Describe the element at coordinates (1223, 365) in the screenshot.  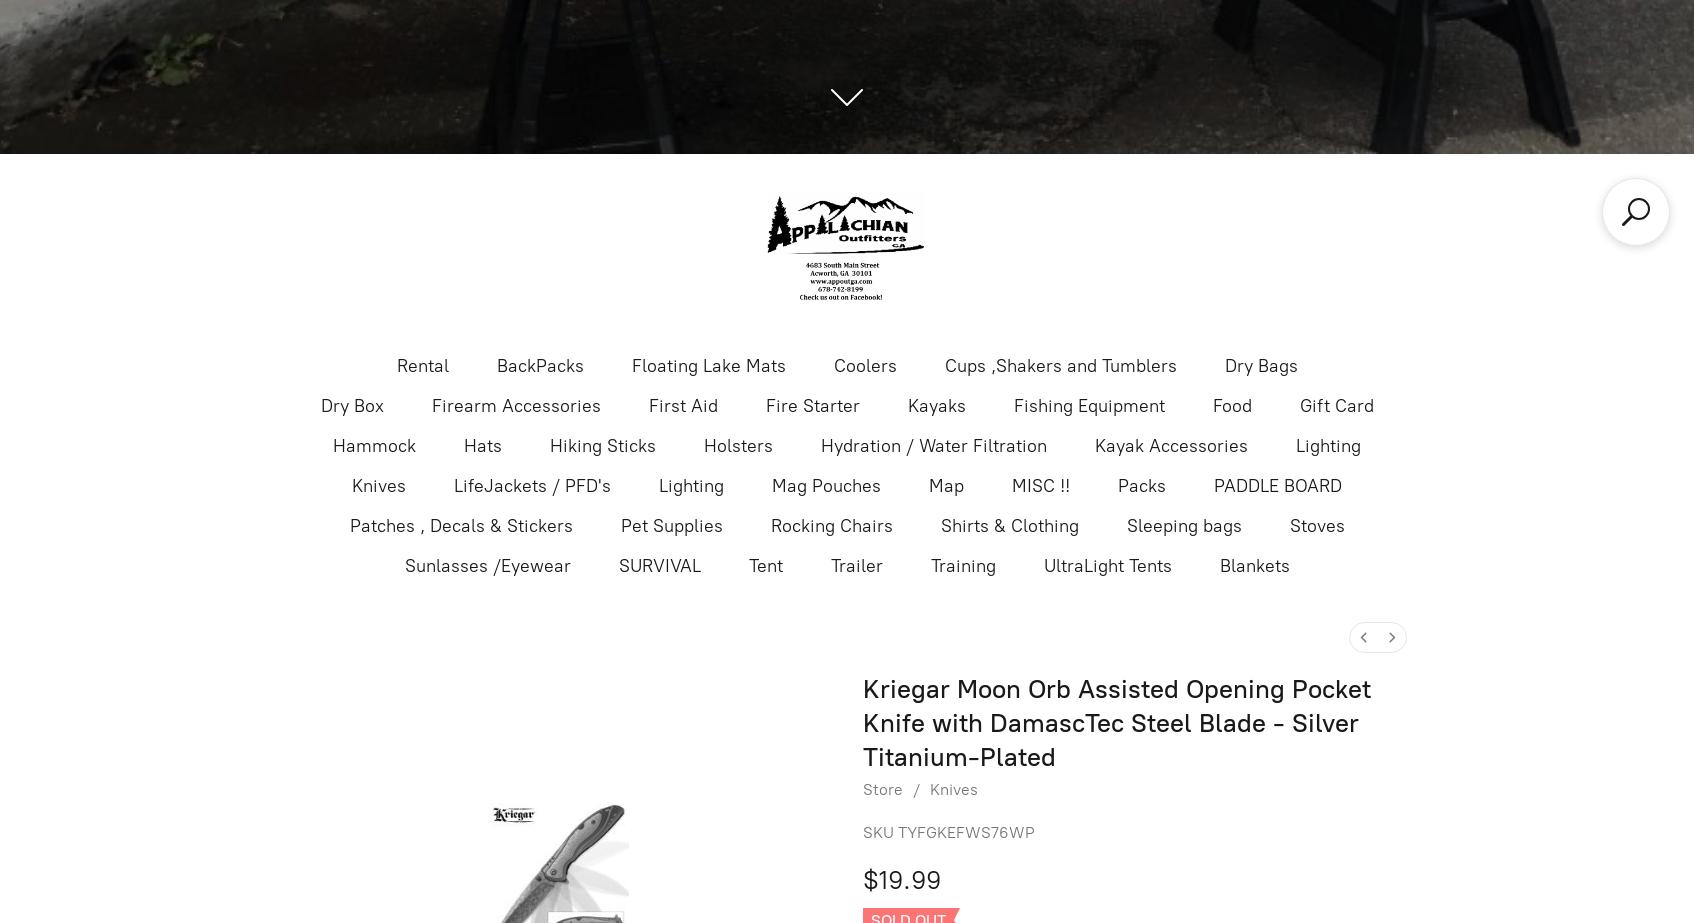
I see `'Dry Bags'` at that location.